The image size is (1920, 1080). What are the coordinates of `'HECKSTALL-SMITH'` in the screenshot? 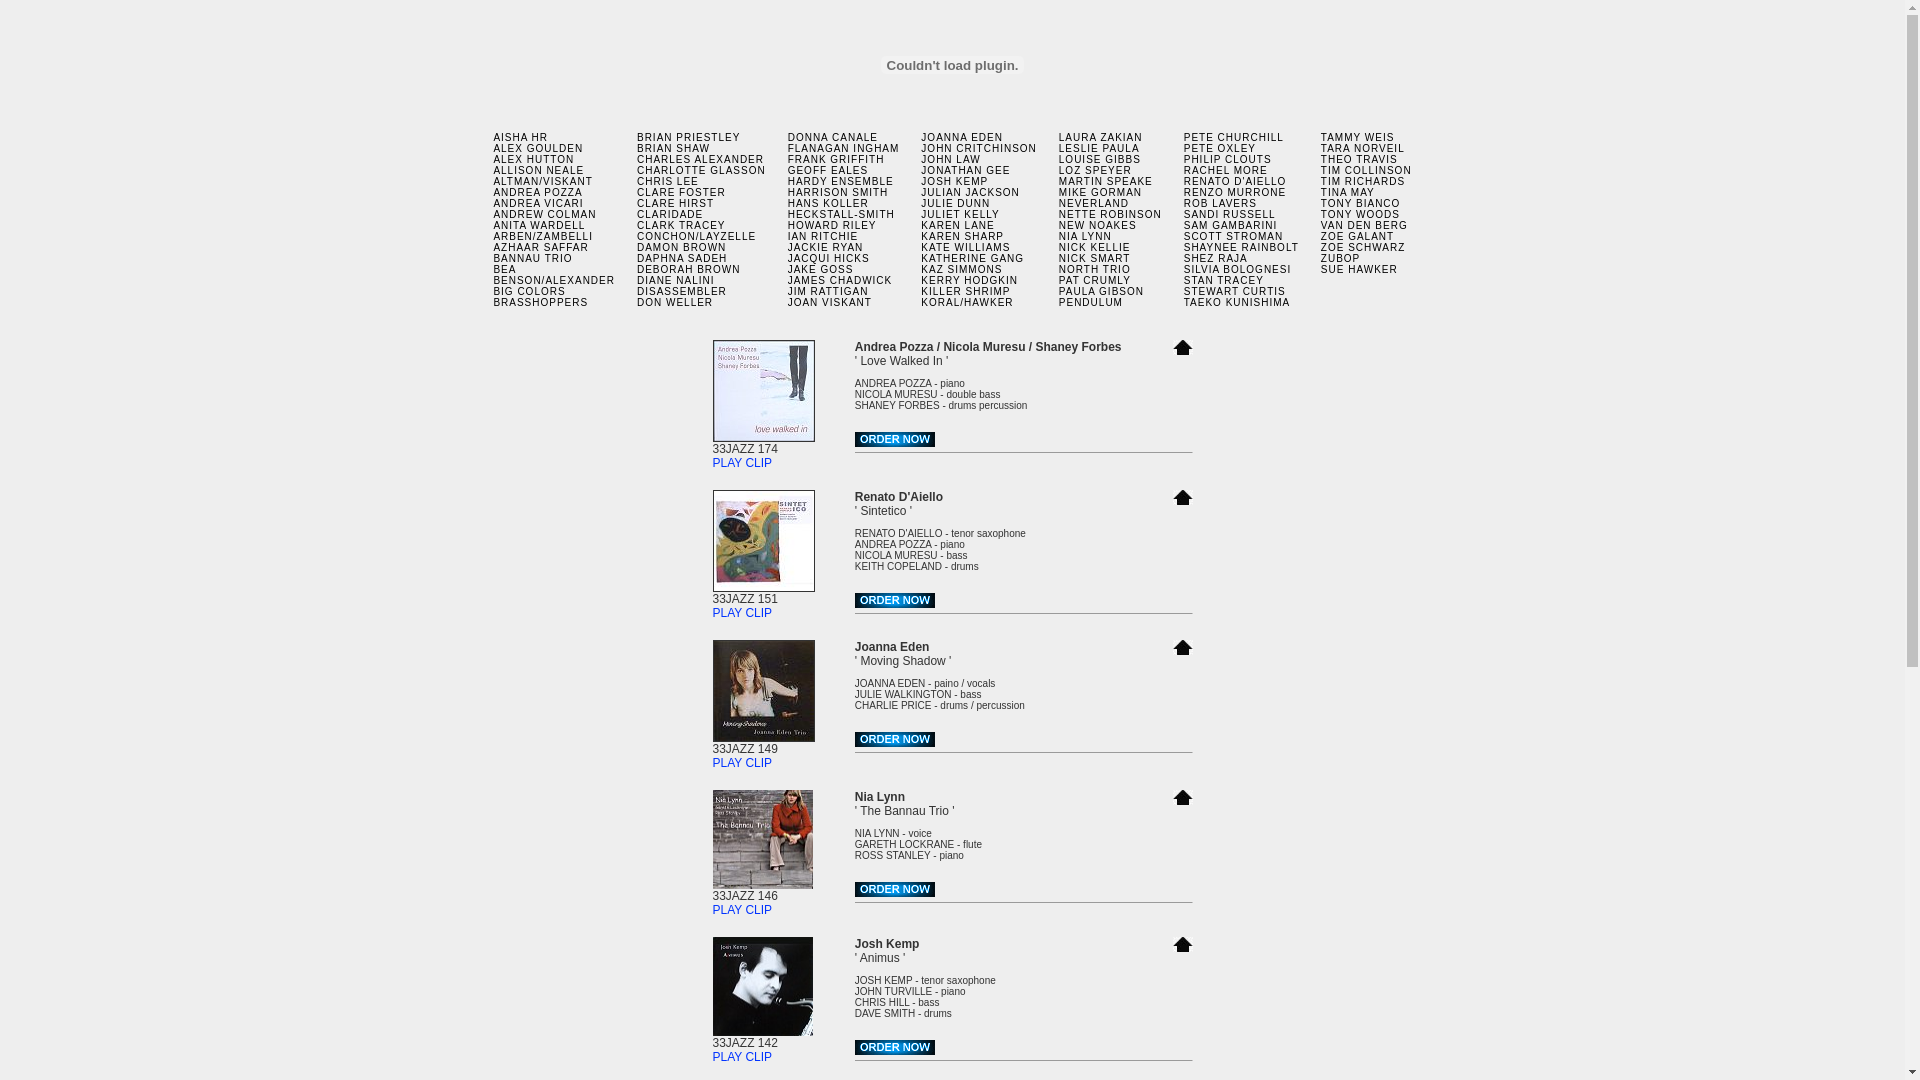 It's located at (841, 214).